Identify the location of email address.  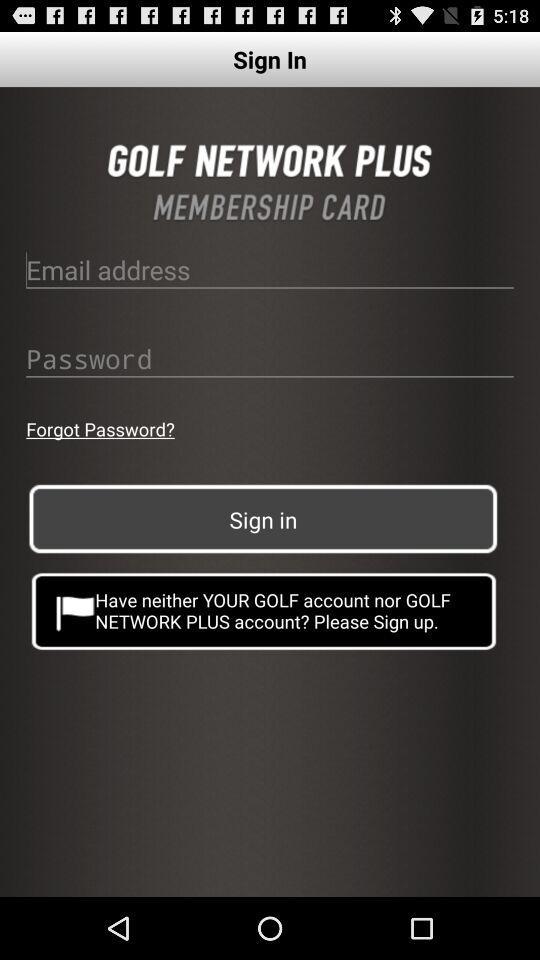
(270, 268).